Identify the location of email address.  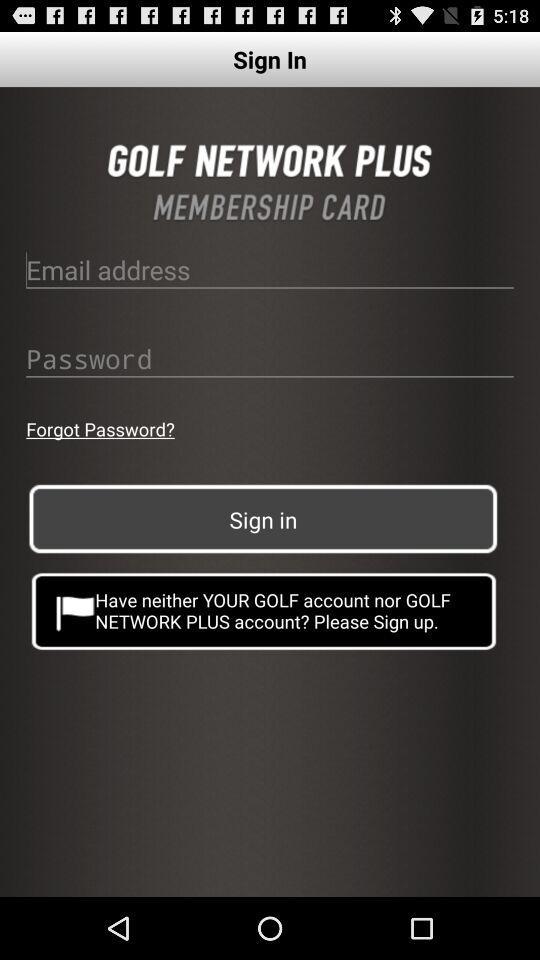
(270, 268).